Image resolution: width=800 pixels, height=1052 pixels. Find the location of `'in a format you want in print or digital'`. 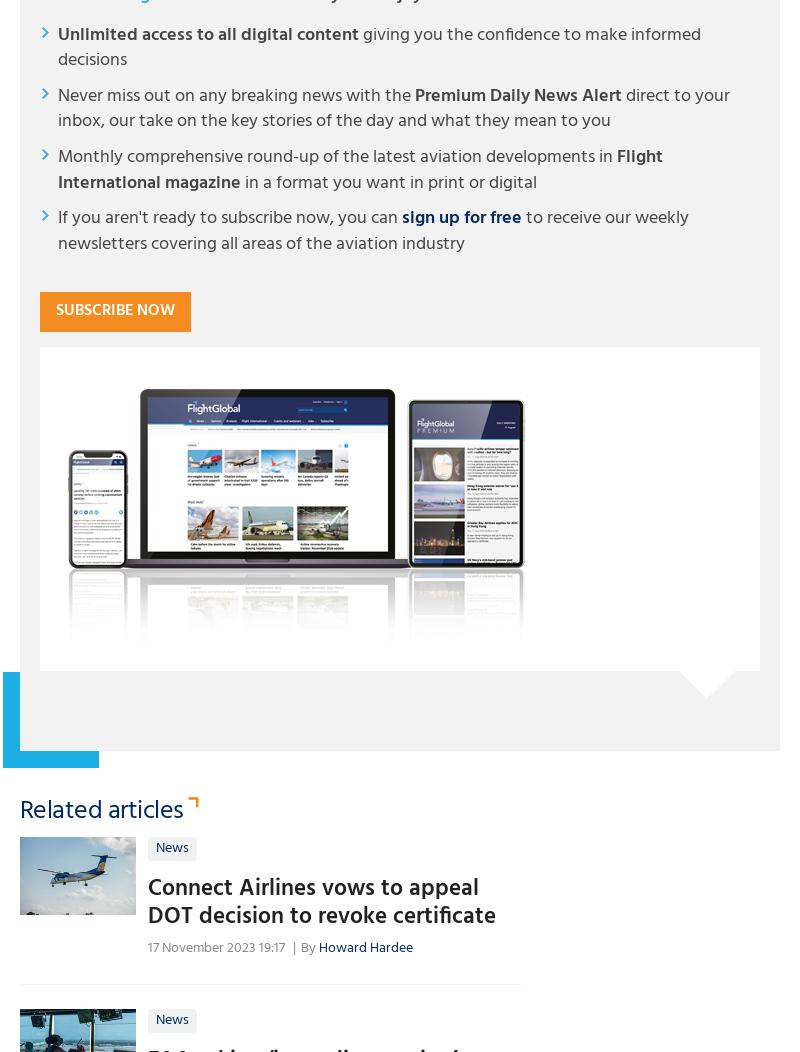

'in a format you want in print or digital' is located at coordinates (388, 182).